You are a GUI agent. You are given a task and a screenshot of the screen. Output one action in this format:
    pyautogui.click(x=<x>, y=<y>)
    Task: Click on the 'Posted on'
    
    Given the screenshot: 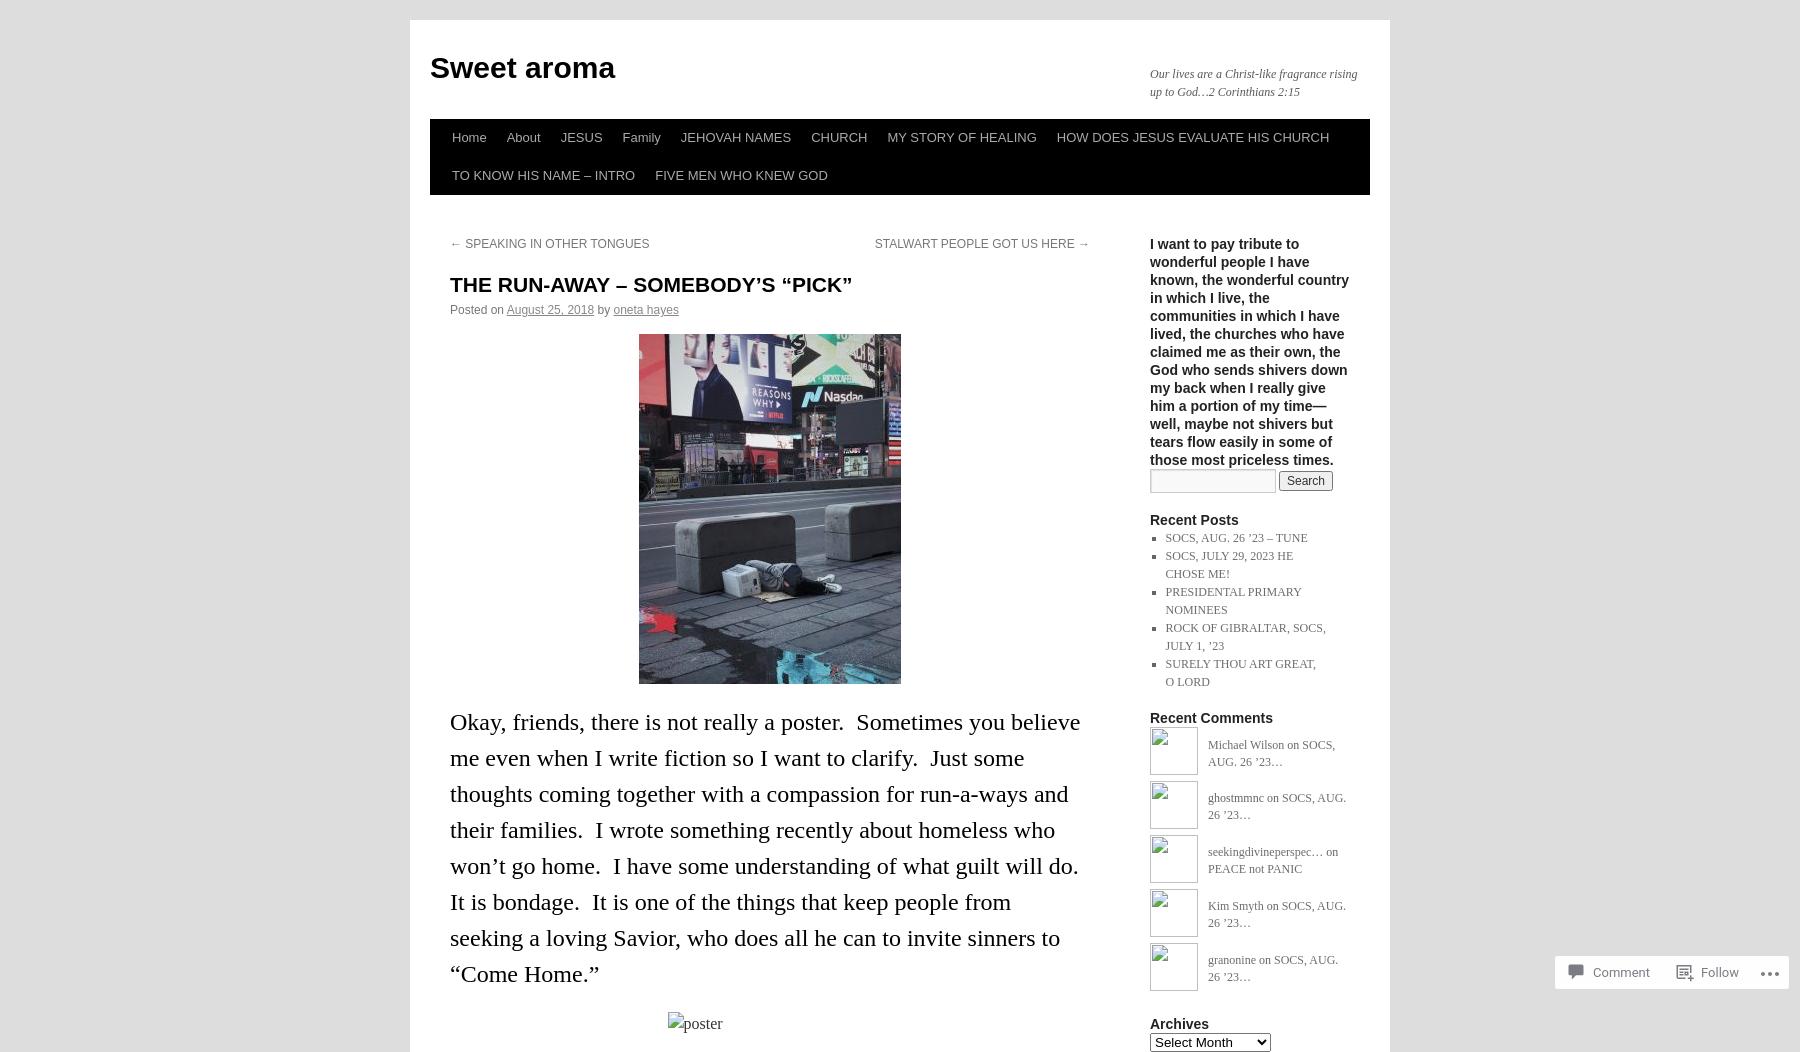 What is the action you would take?
    pyautogui.click(x=450, y=309)
    